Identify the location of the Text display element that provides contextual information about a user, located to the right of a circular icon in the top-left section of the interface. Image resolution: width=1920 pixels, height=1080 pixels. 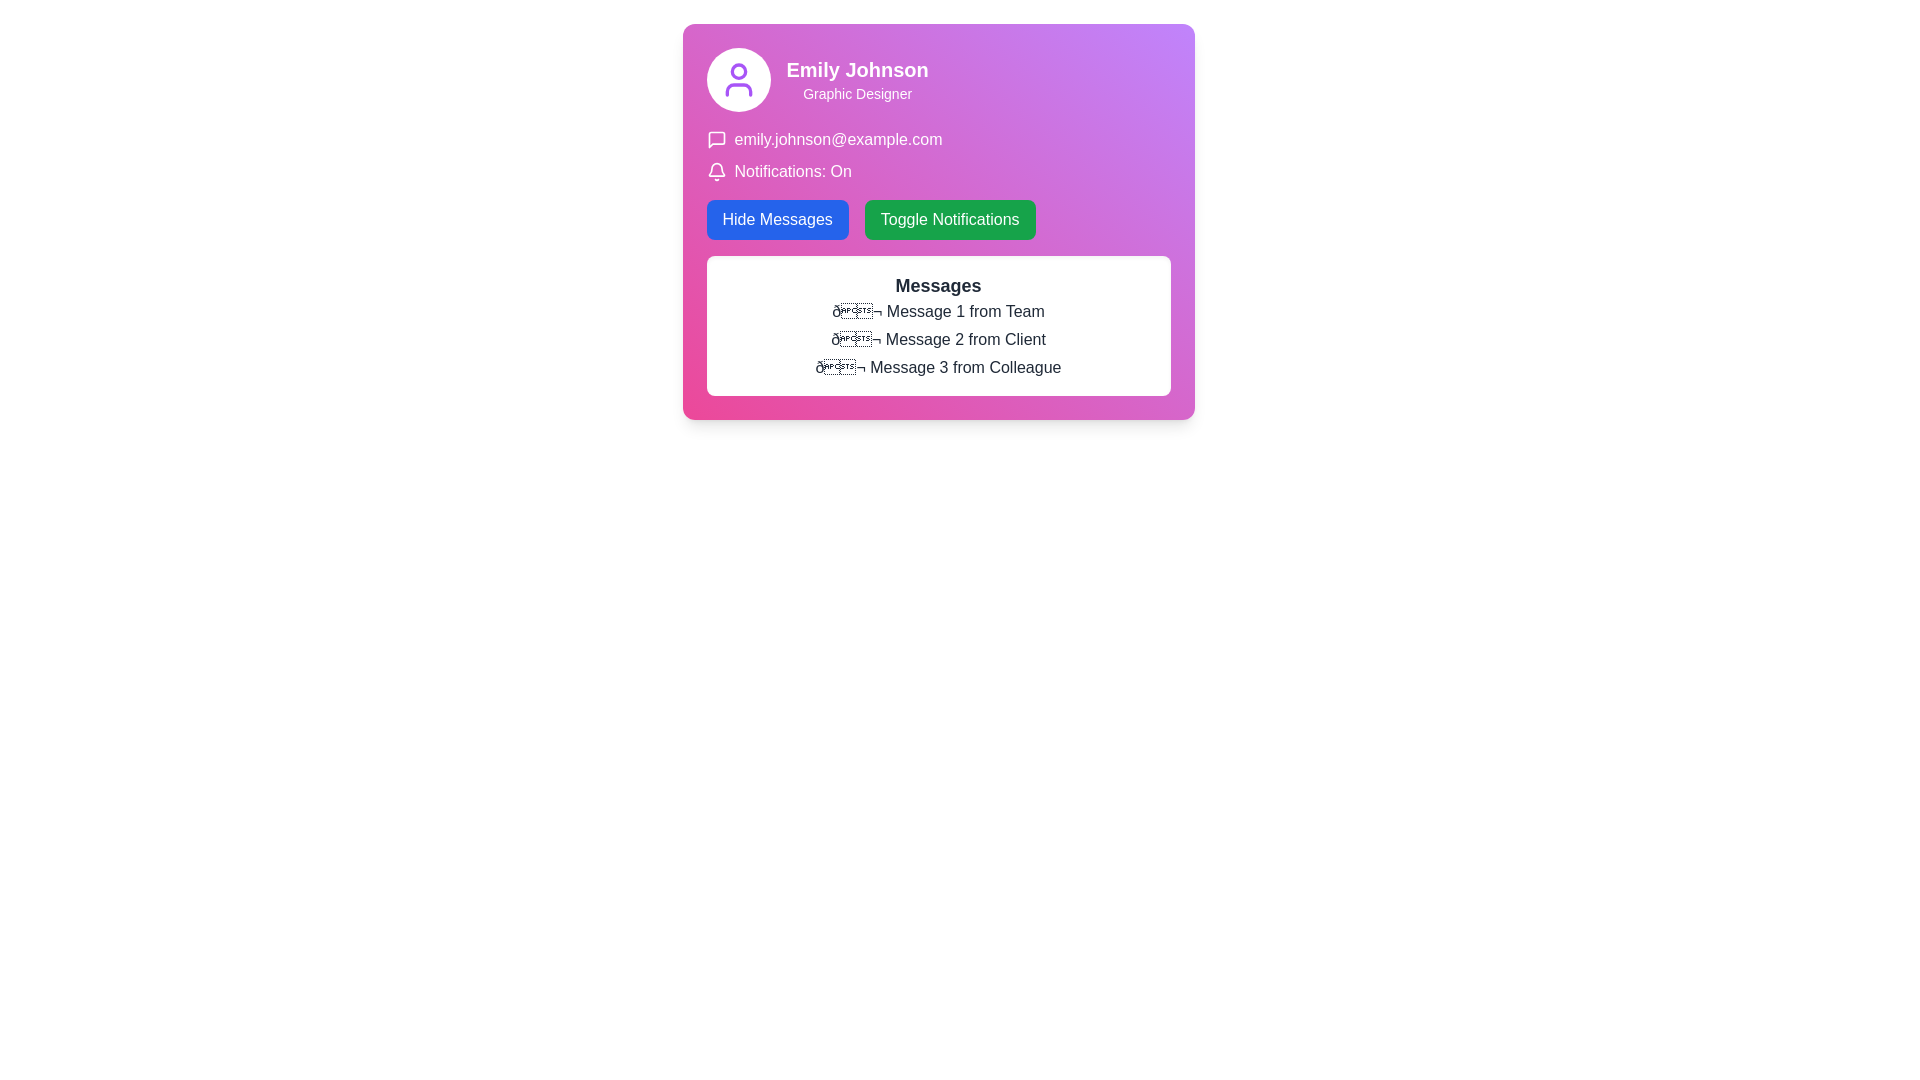
(857, 79).